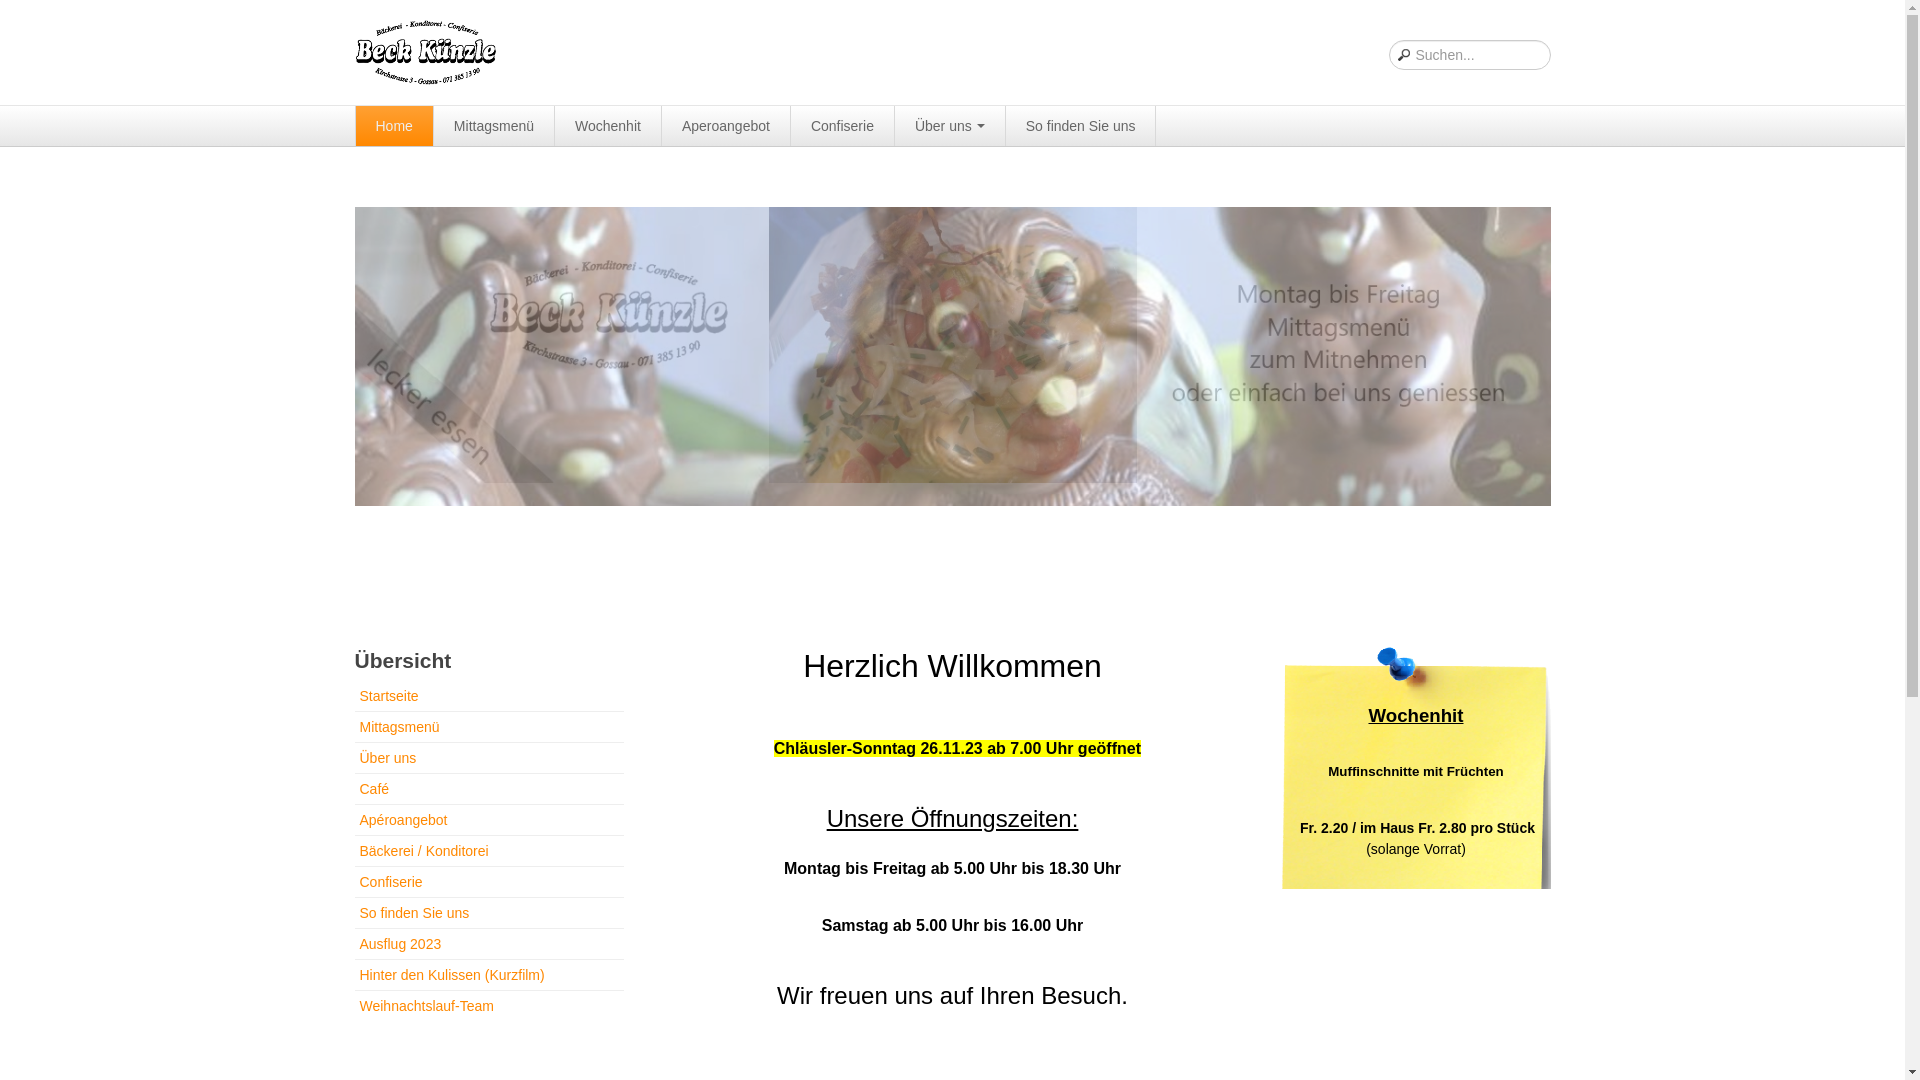 The height and width of the screenshot is (1080, 1920). What do you see at coordinates (488, 697) in the screenshot?
I see `'Startseite'` at bounding box center [488, 697].